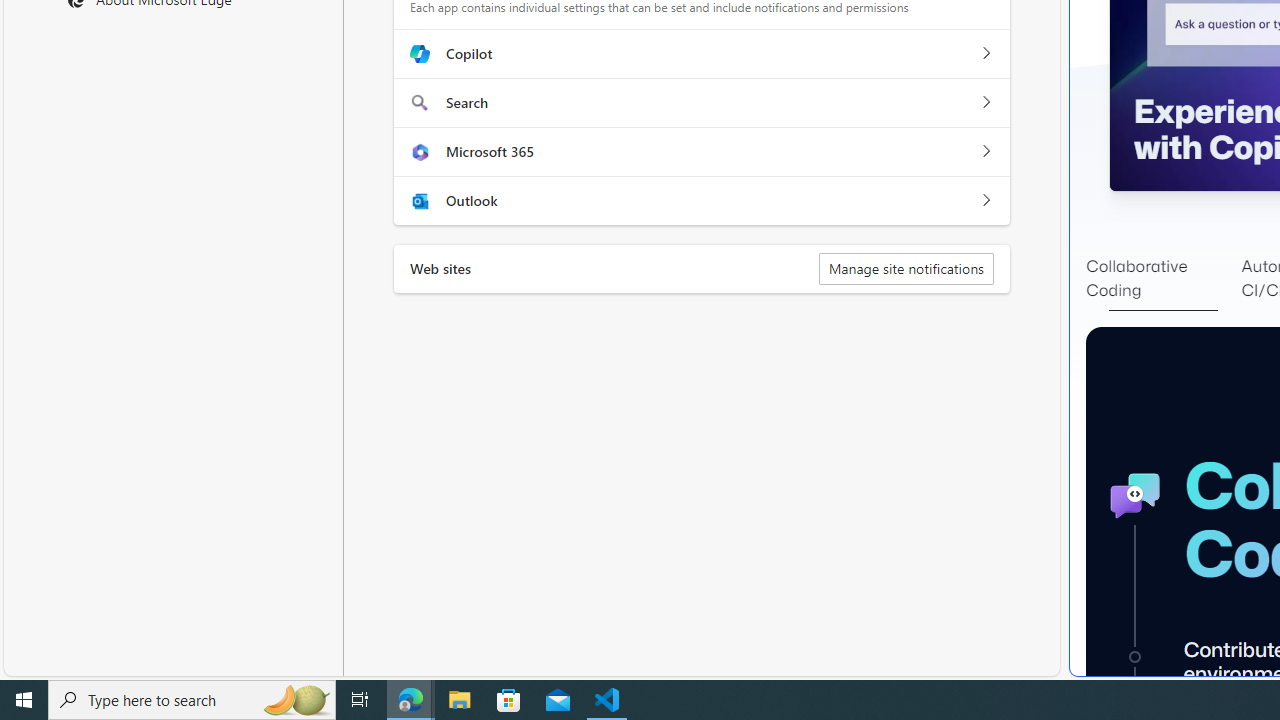 The image size is (1280, 720). Describe the element at coordinates (410, 698) in the screenshot. I see `'Microsoft Edge - 2 running windows'` at that location.